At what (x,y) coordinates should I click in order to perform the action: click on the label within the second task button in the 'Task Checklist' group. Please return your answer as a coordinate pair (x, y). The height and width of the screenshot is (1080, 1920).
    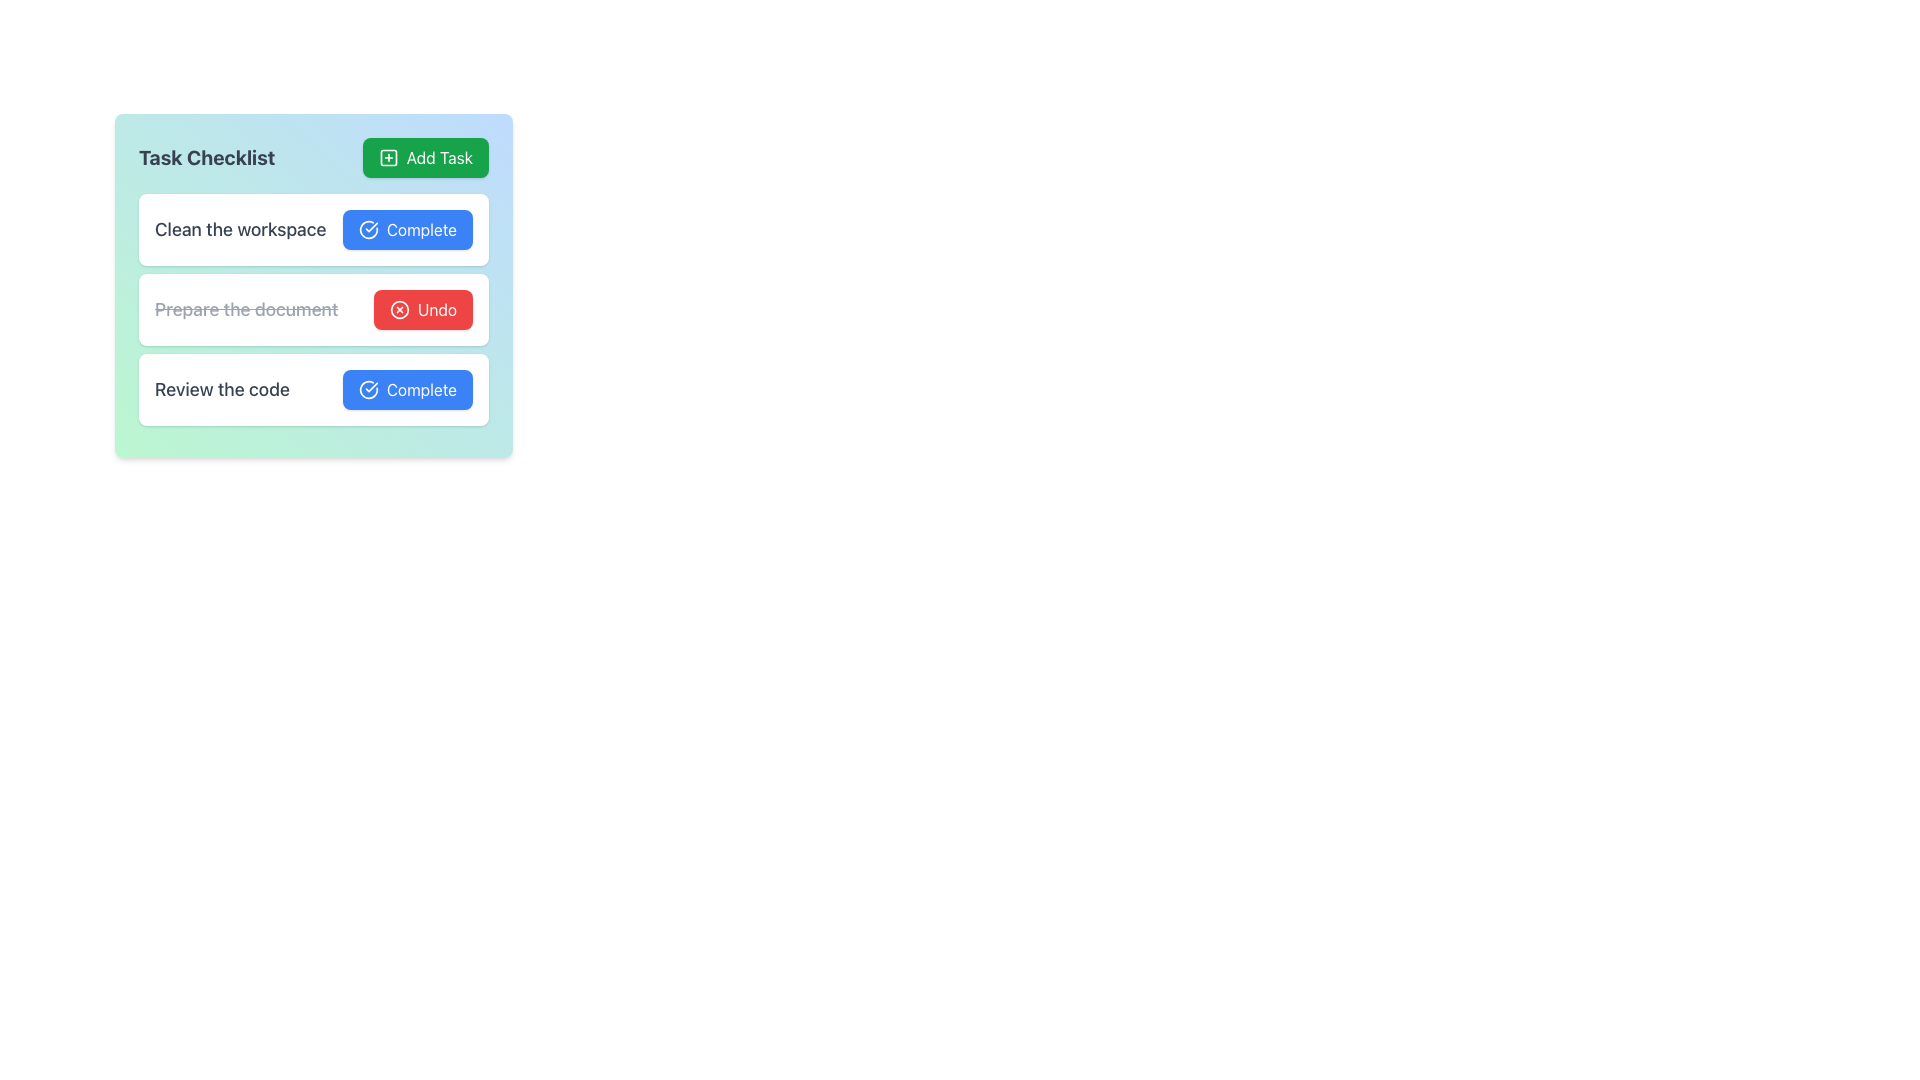
    Looking at the image, I should click on (421, 229).